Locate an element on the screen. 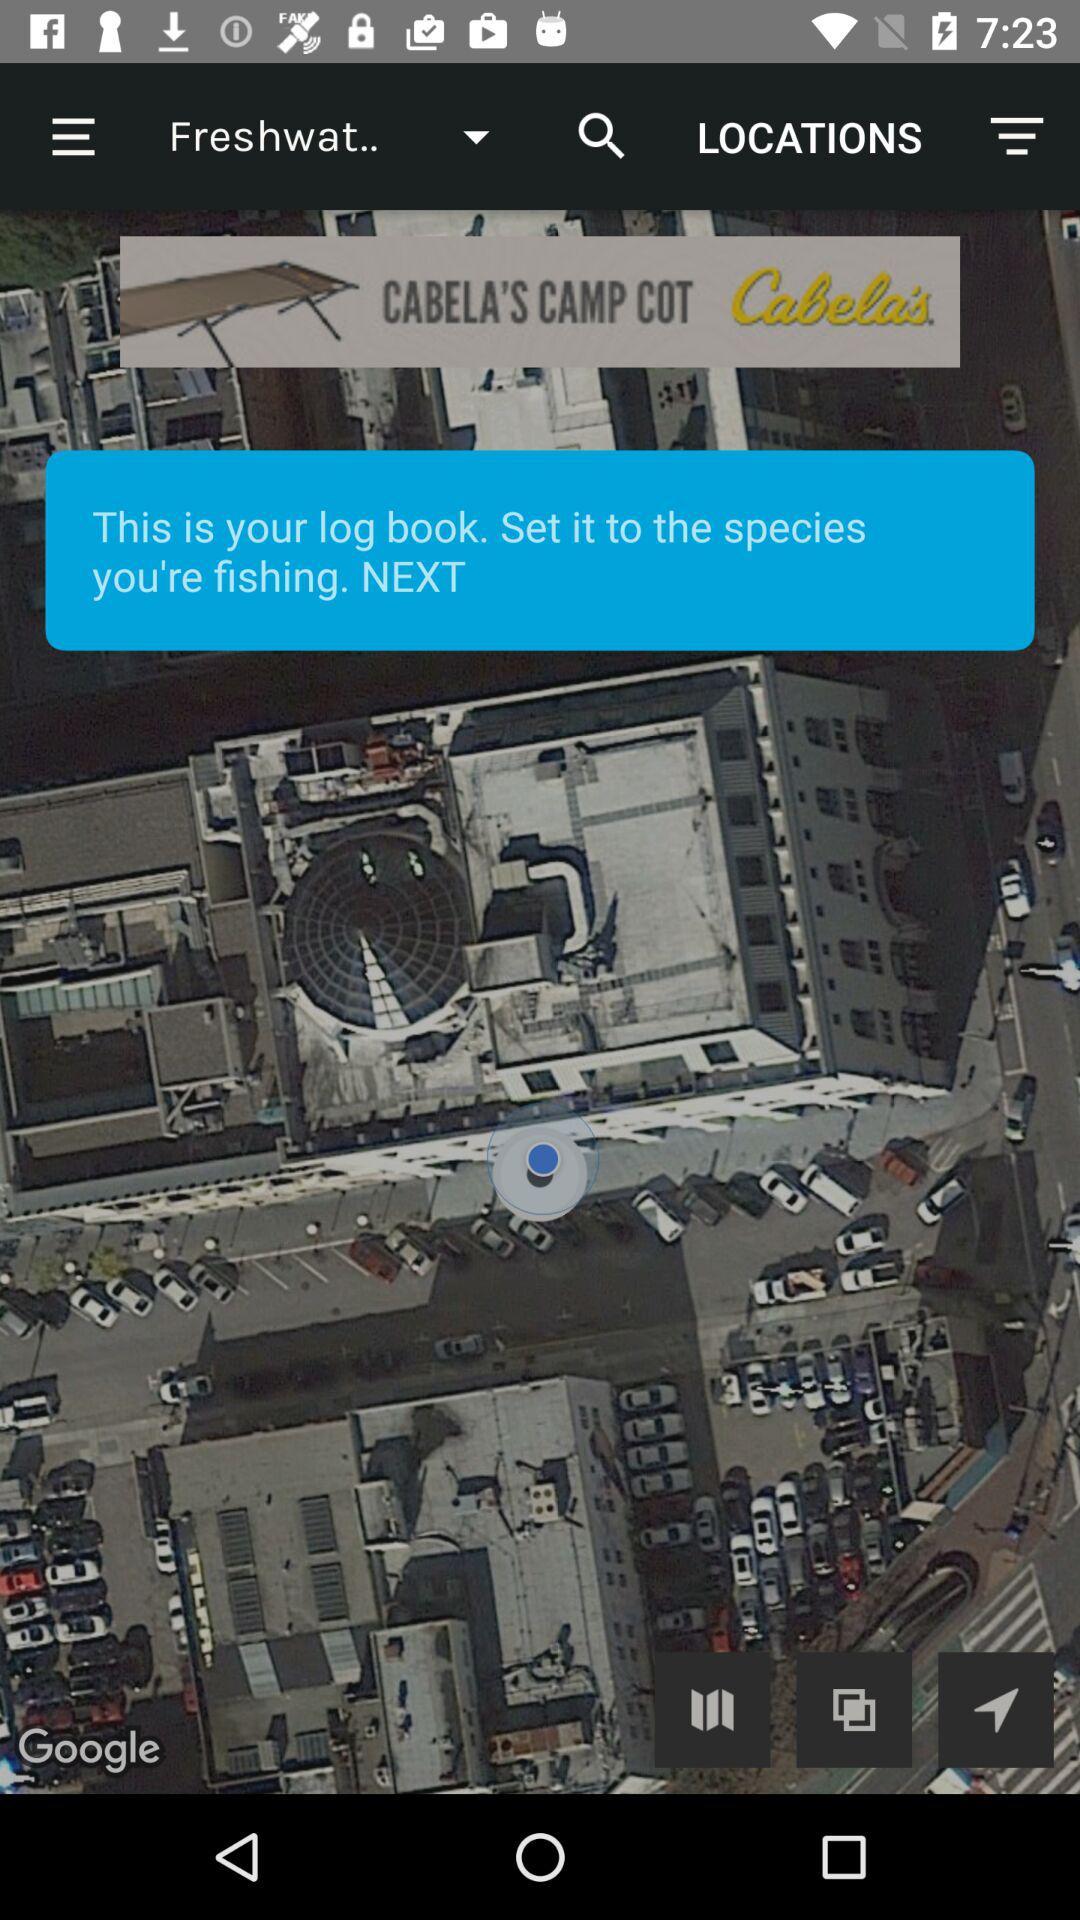  compass needle pointing north is located at coordinates (995, 1708).